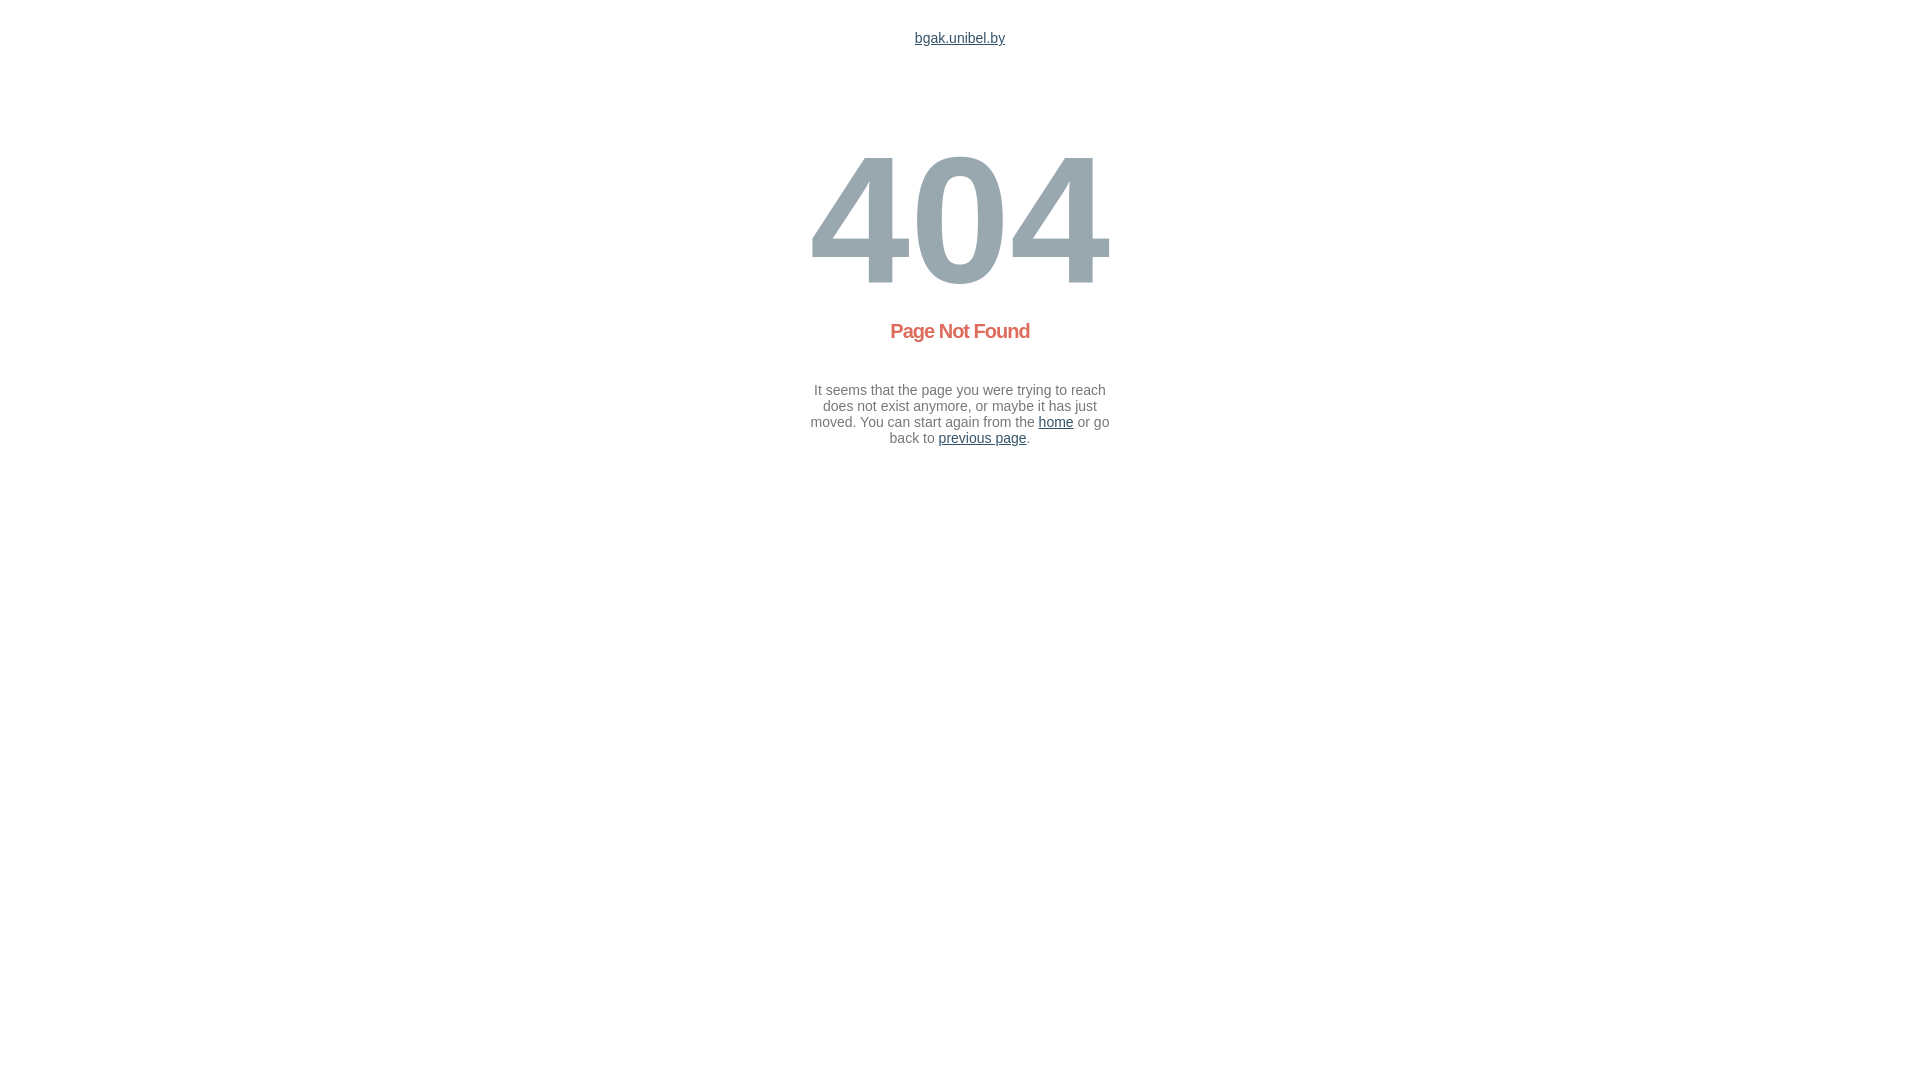 This screenshot has width=1920, height=1080. Describe the element at coordinates (983, 437) in the screenshot. I see `'previous page'` at that location.